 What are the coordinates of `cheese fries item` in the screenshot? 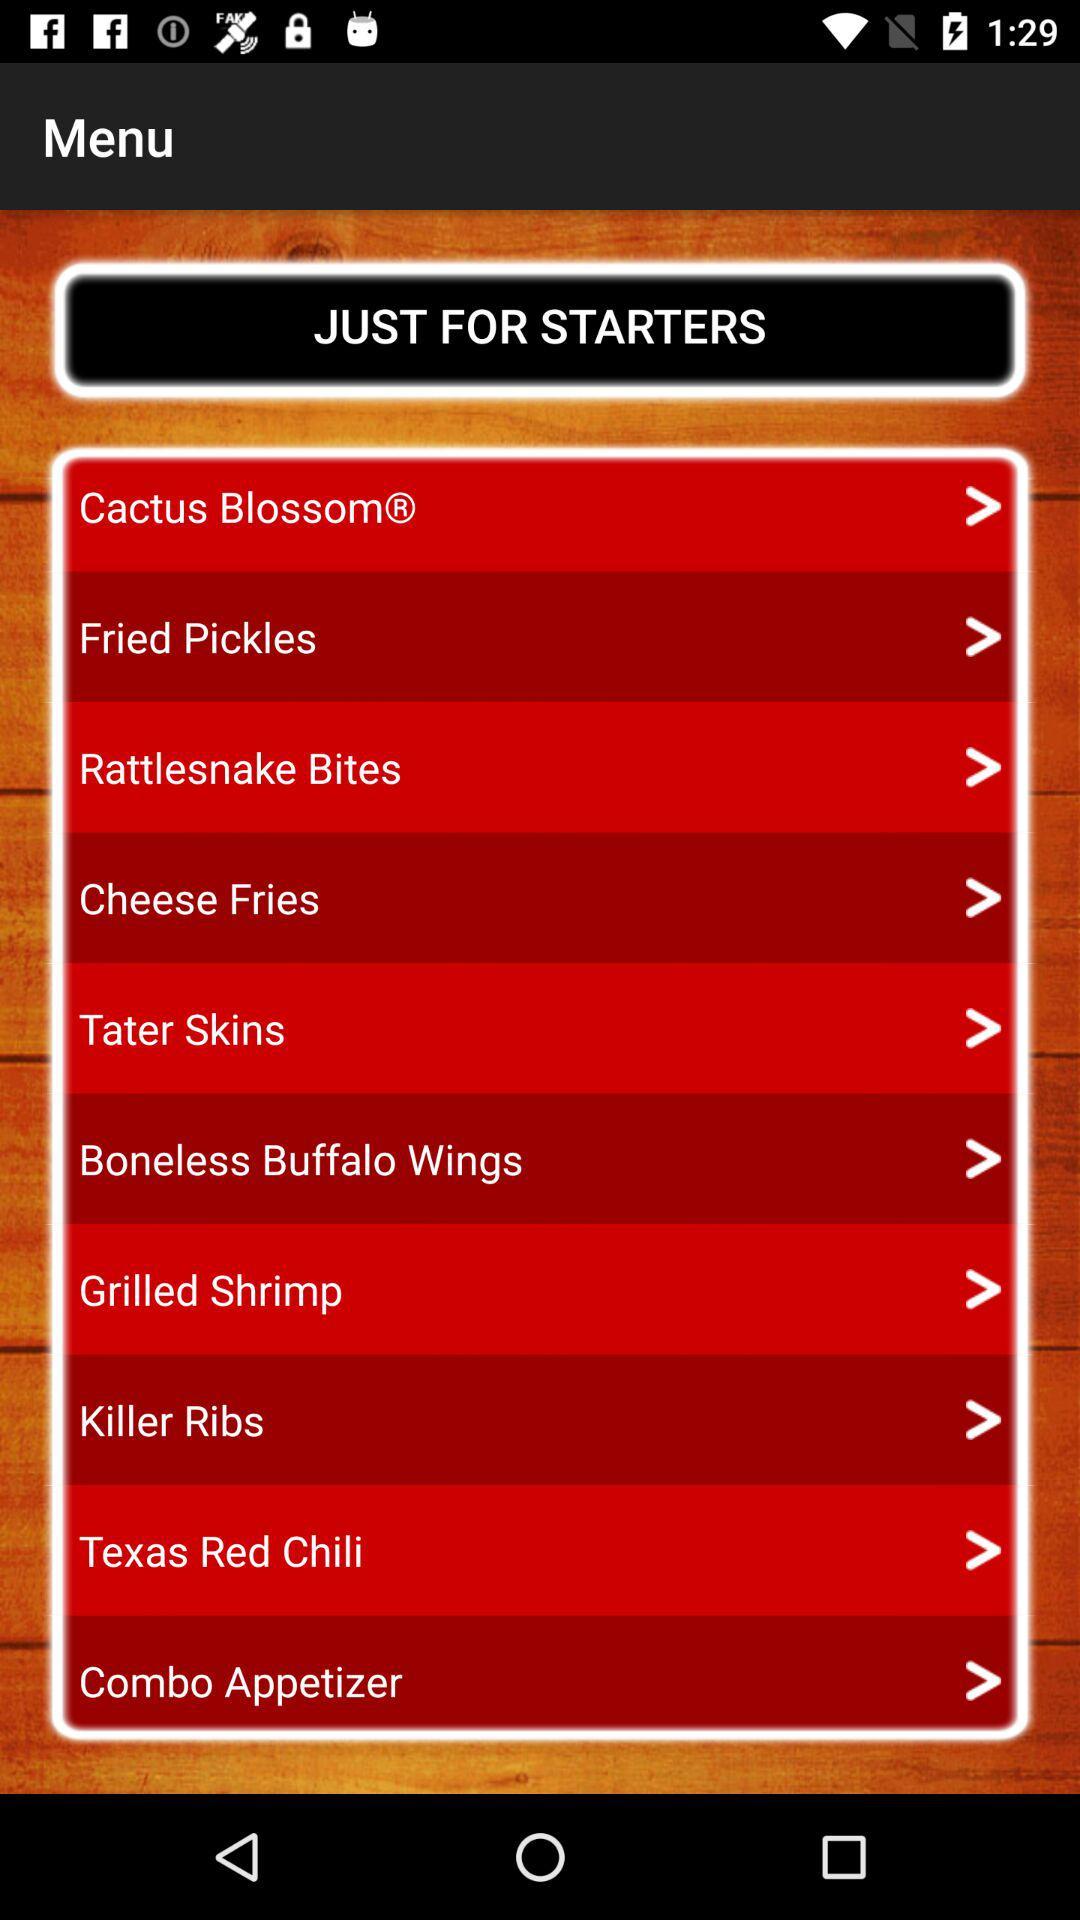 It's located at (181, 897).